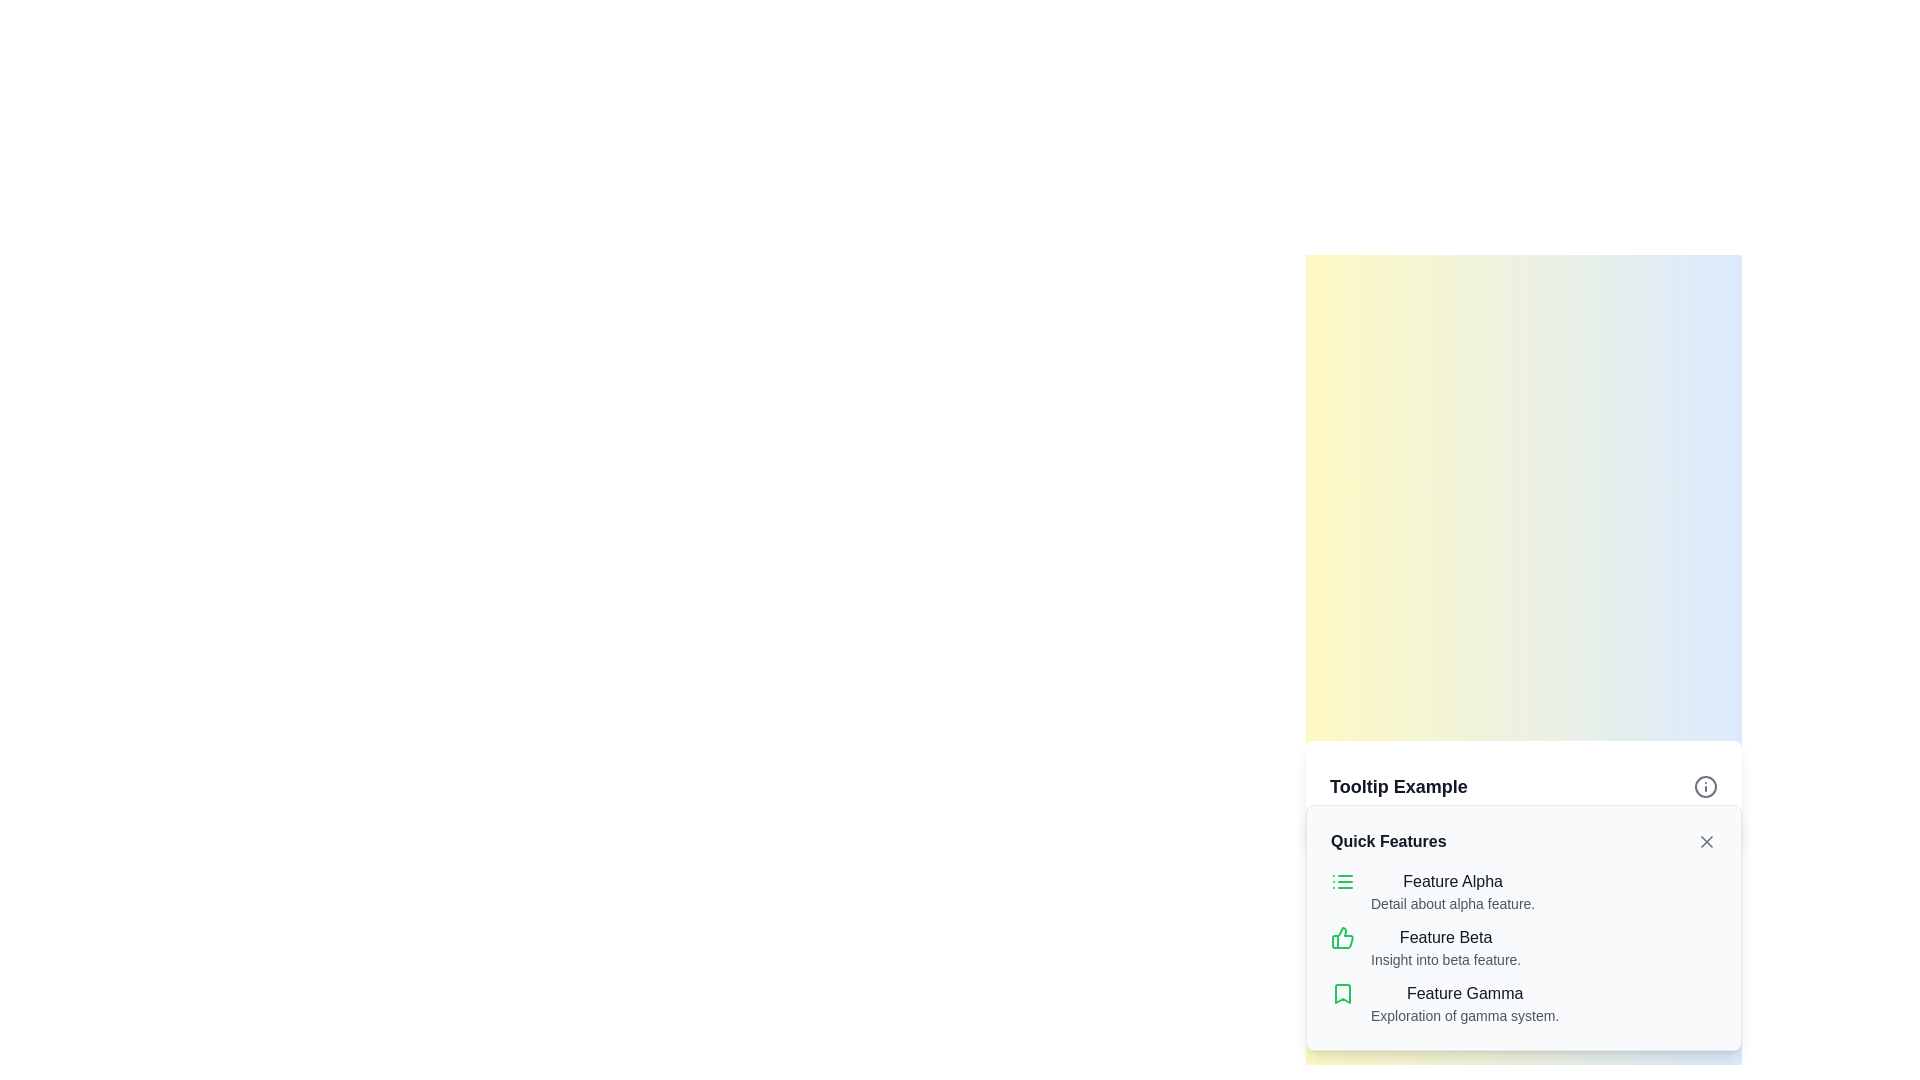 This screenshot has width=1920, height=1080. I want to click on the state of the thumbs-up icon, which is a green upward gesture icon located in the bottom-right corner of the UI grouping, so click(1342, 937).